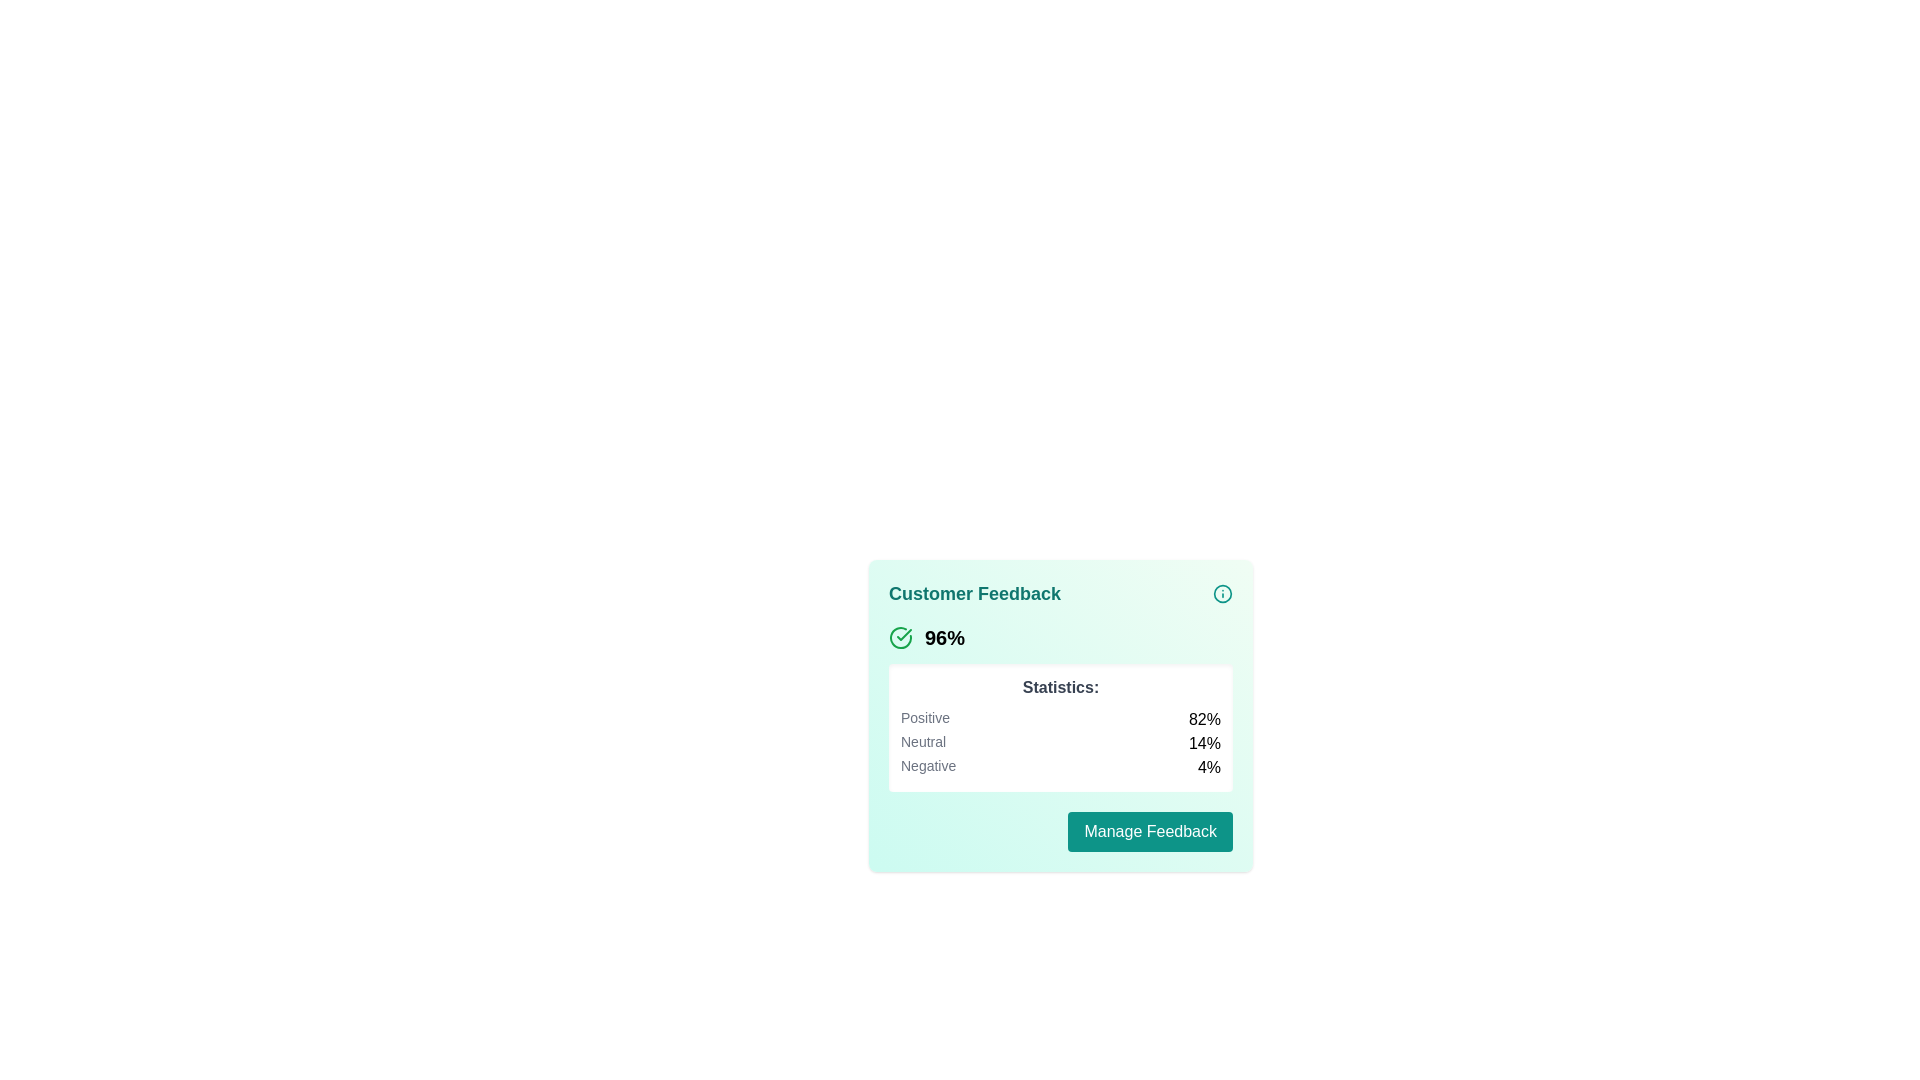  I want to click on the Informative row in the list displaying the 'Negative' percentage statistic, which is the third row in the 'Statistics' section, so click(1059, 766).